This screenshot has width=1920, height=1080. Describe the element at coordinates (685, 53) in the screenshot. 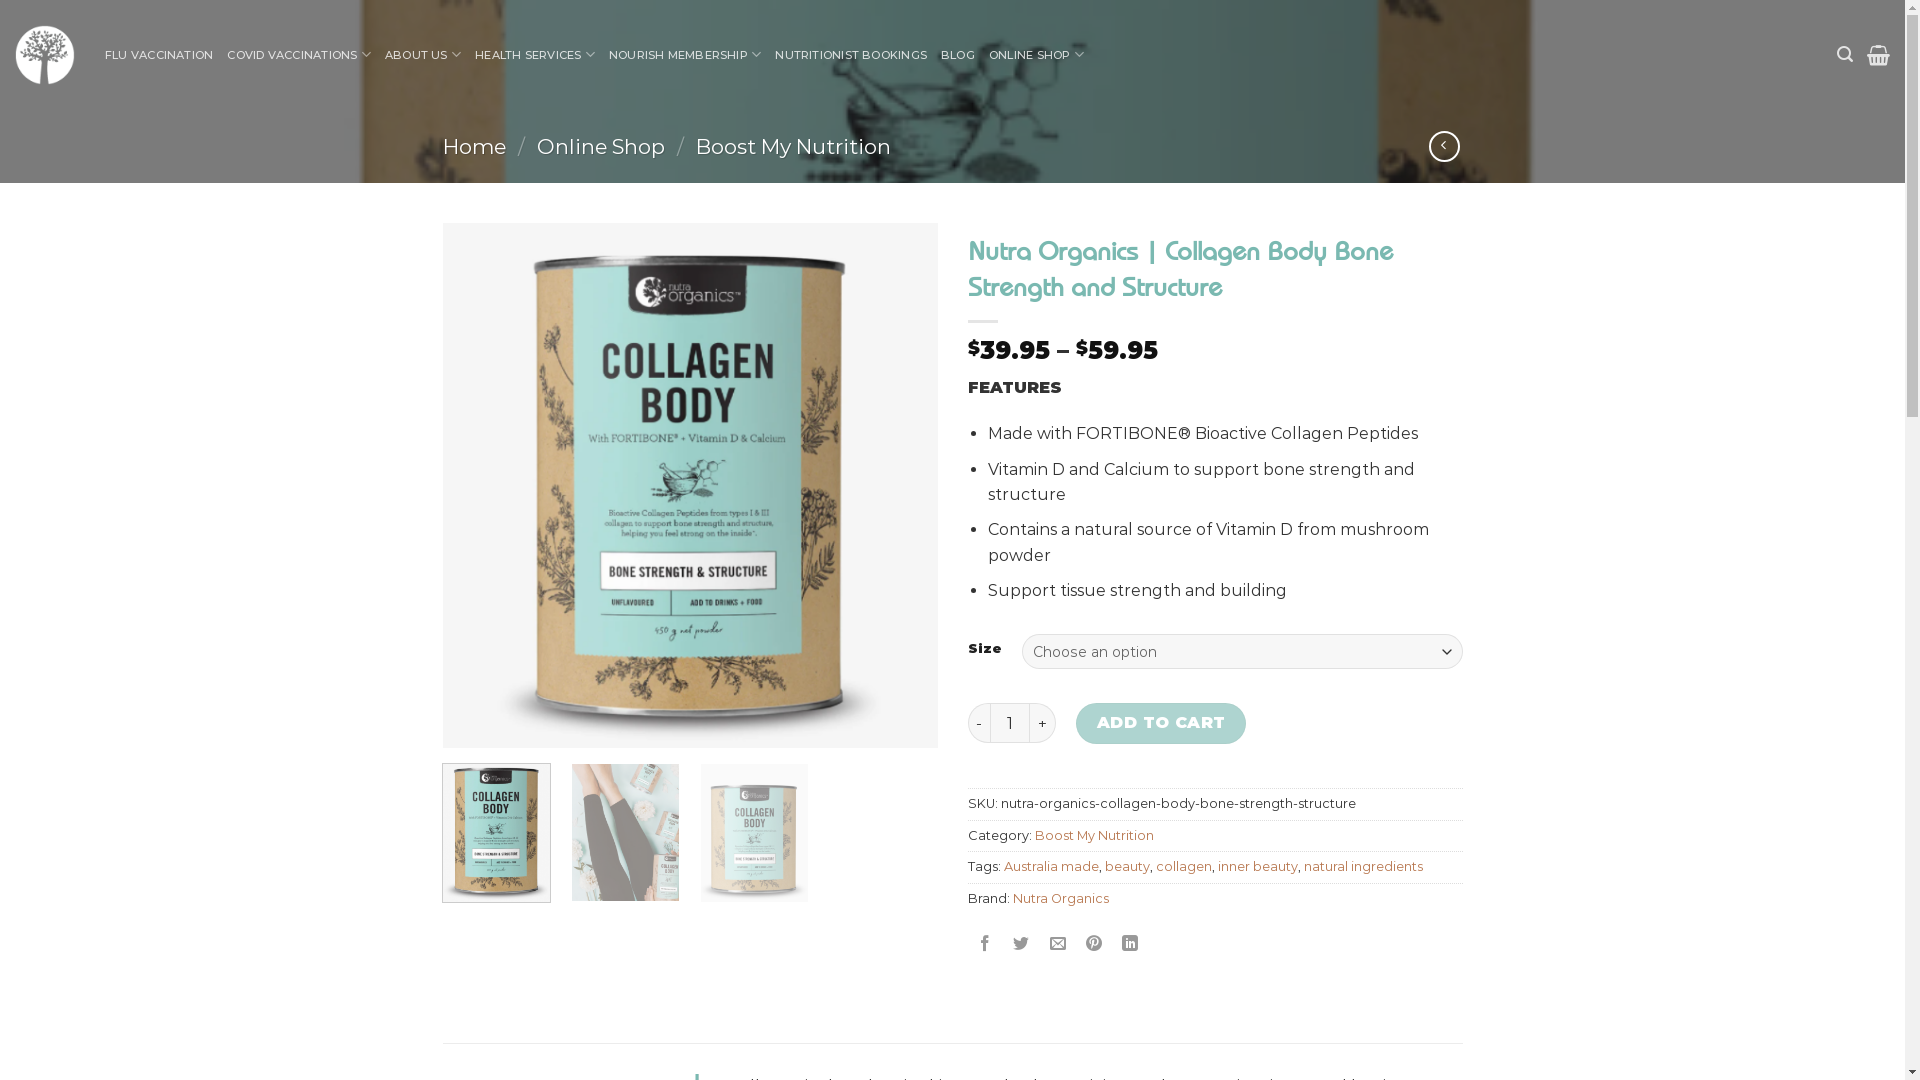

I see `'NOURISH MEMBERSHIP'` at that location.